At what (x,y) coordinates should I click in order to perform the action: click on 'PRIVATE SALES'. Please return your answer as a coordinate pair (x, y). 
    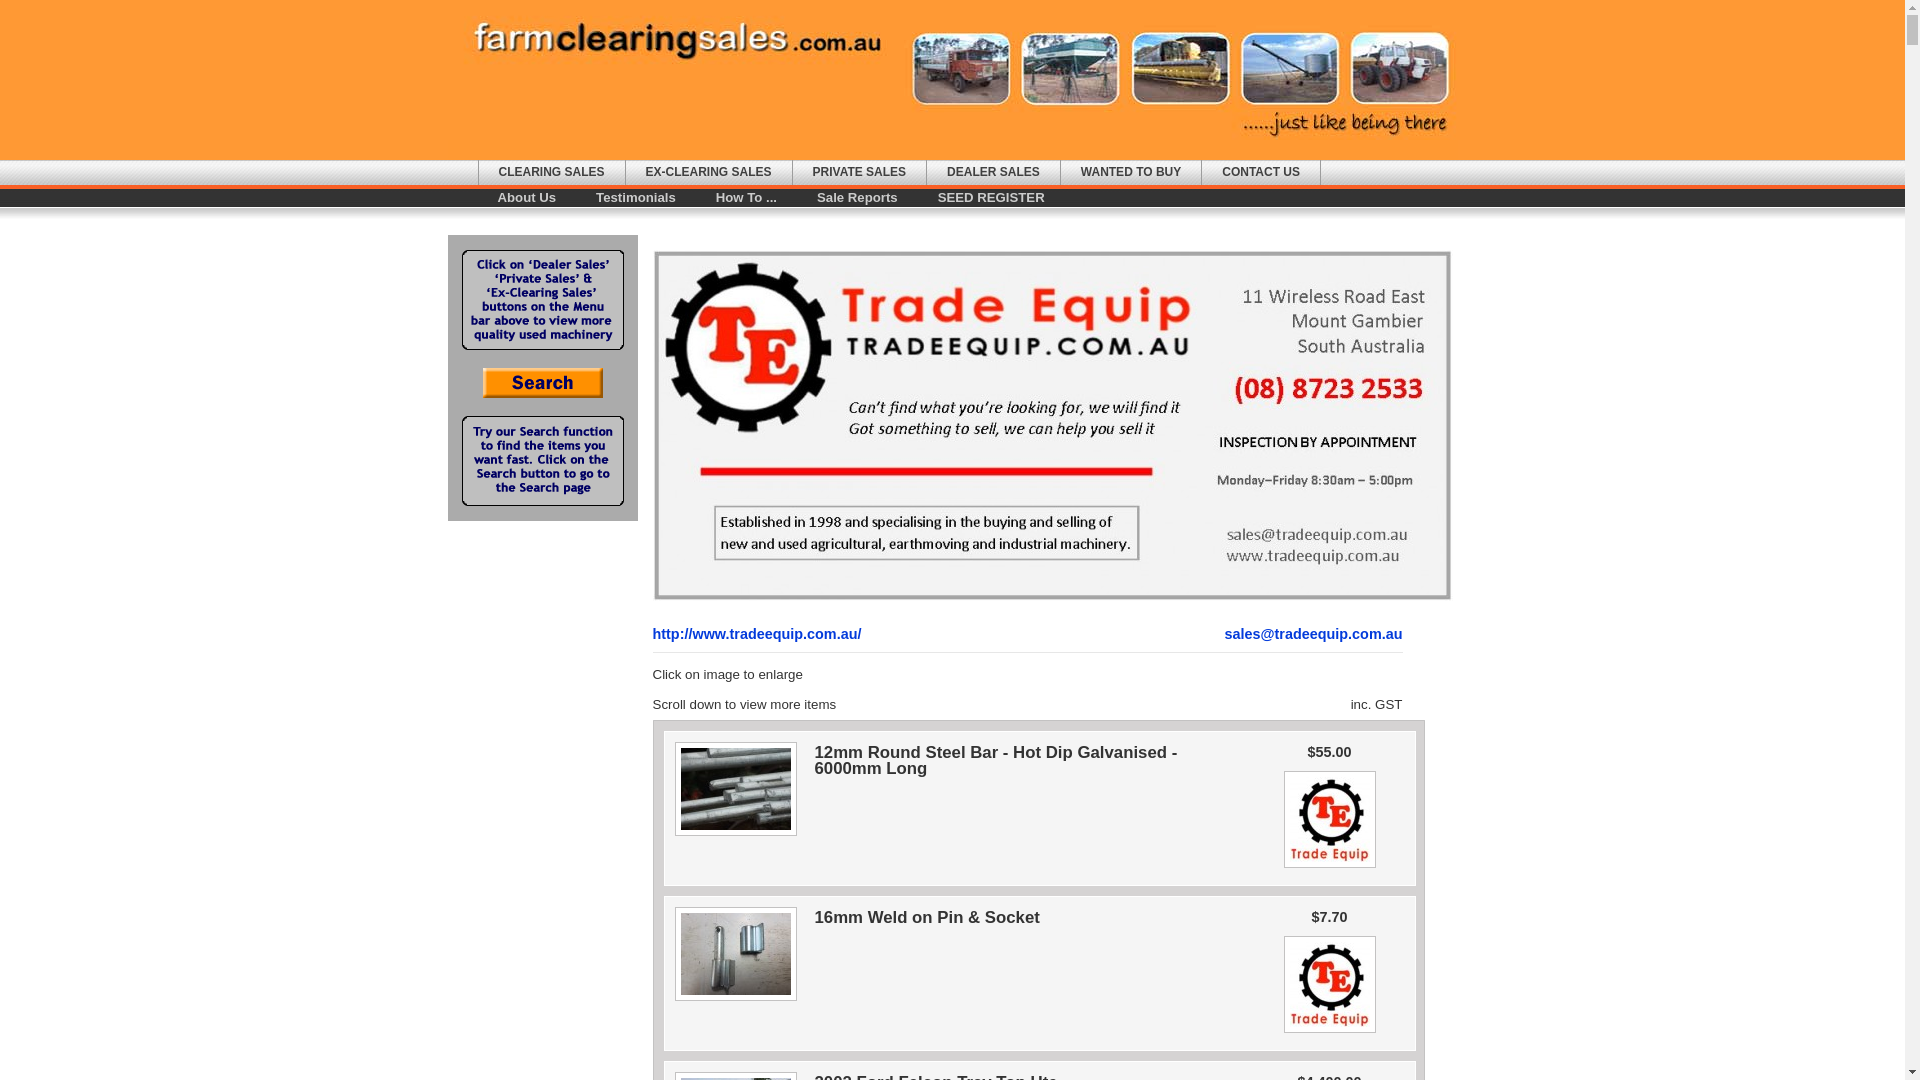
    Looking at the image, I should click on (859, 171).